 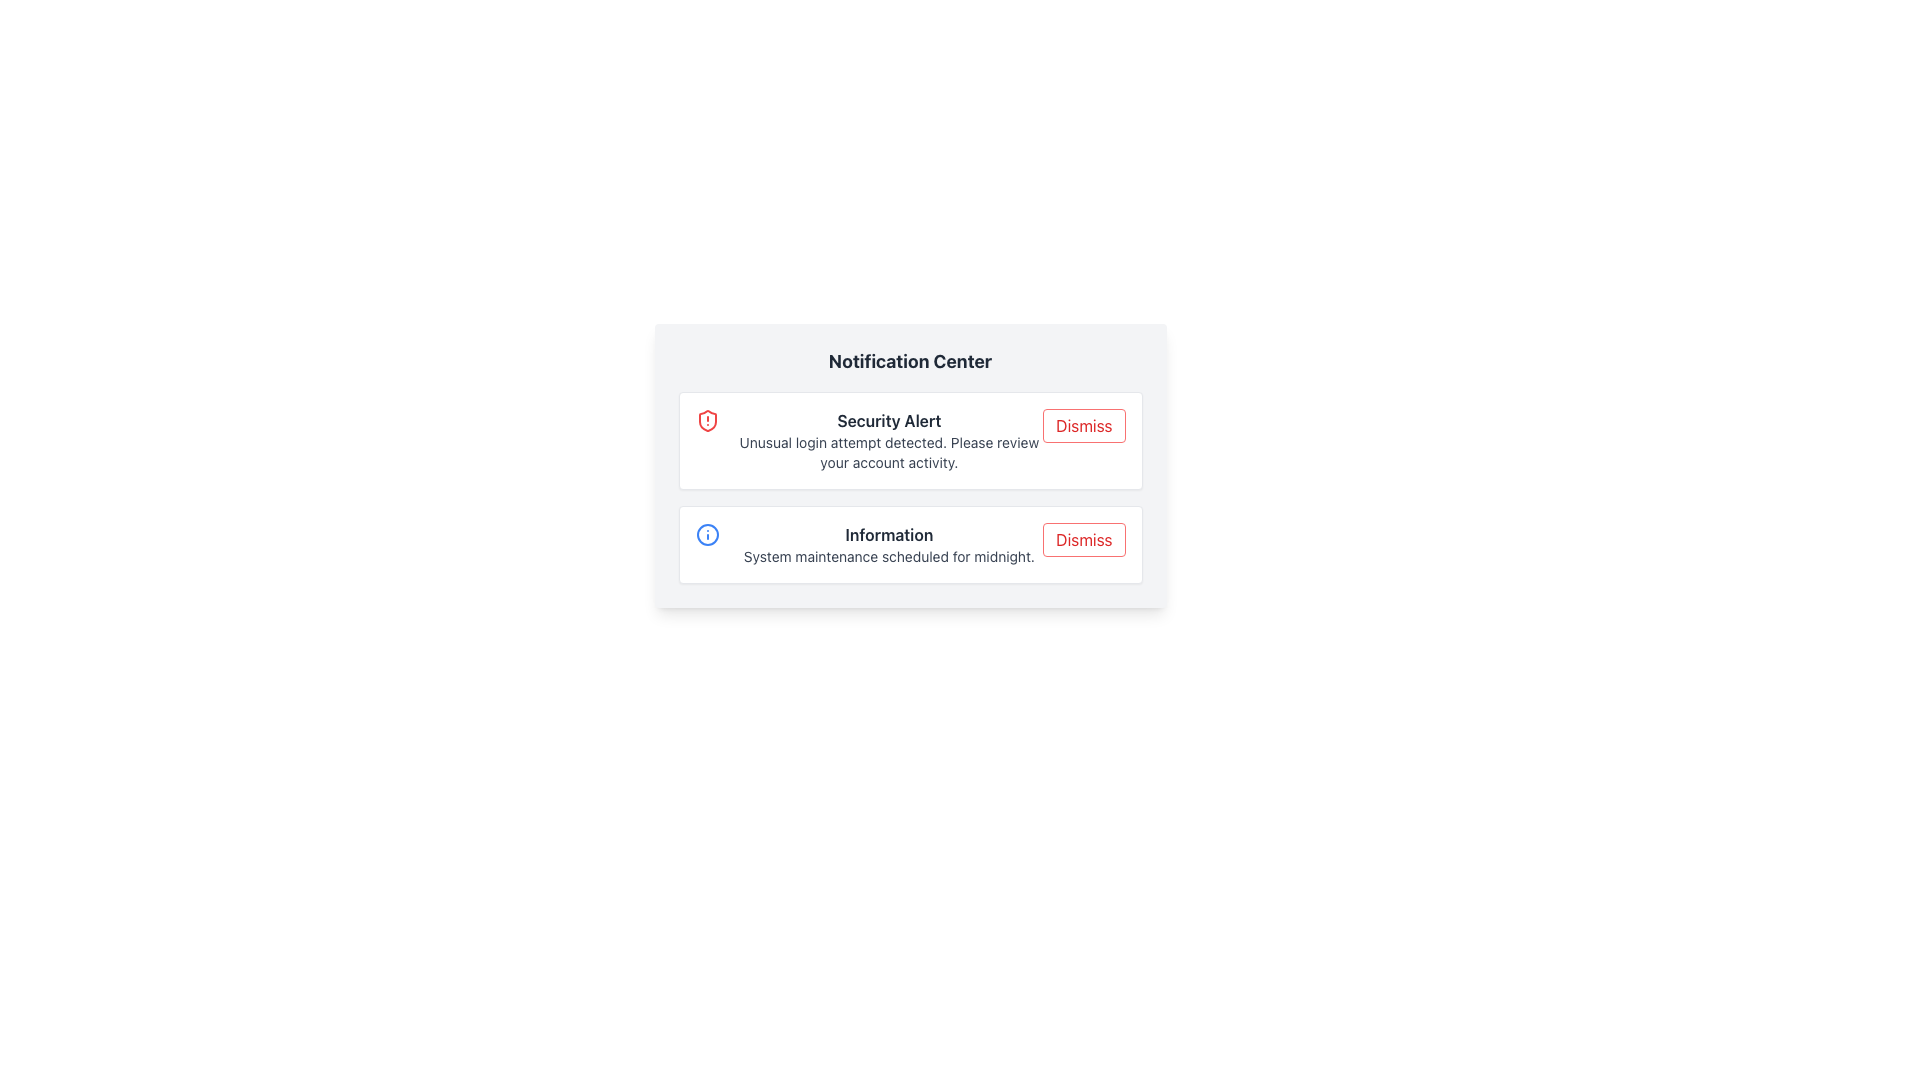 I want to click on the text label 'Security Alert' which is styled in medium font weight and displayed in dark gray color, positioned above the message about an unusual login attempt, so click(x=888, y=419).